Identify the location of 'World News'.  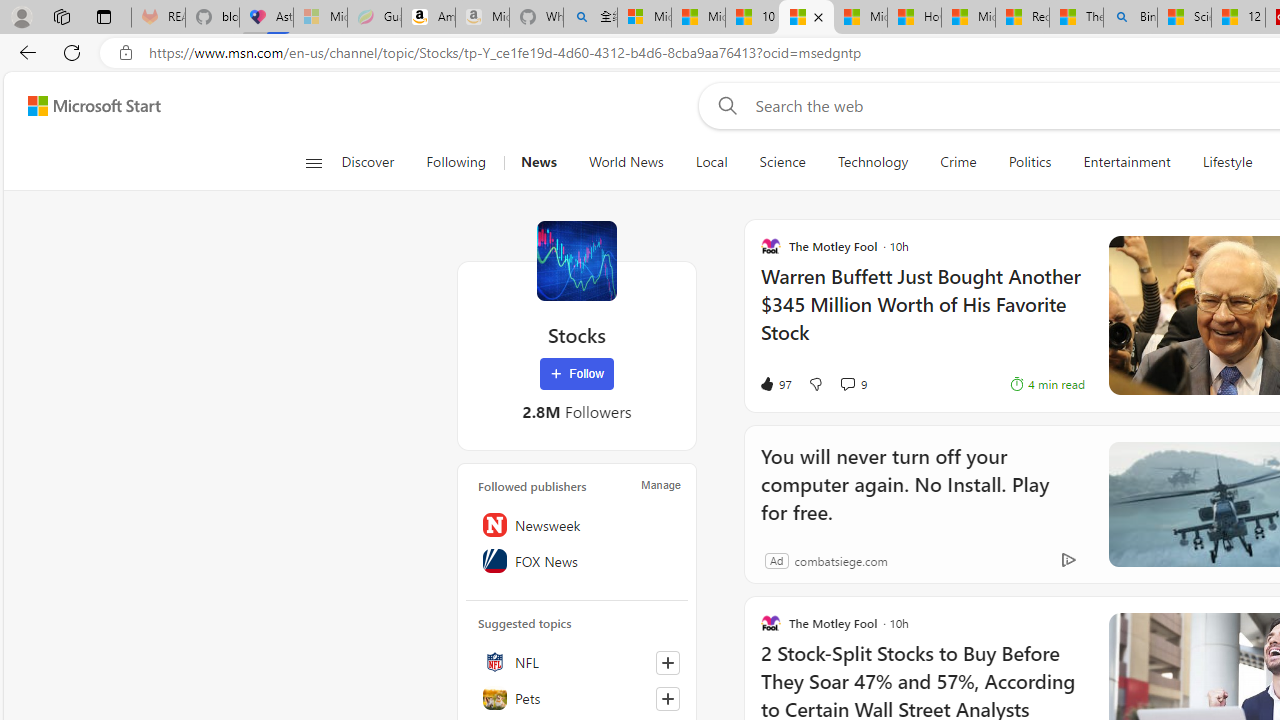
(624, 162).